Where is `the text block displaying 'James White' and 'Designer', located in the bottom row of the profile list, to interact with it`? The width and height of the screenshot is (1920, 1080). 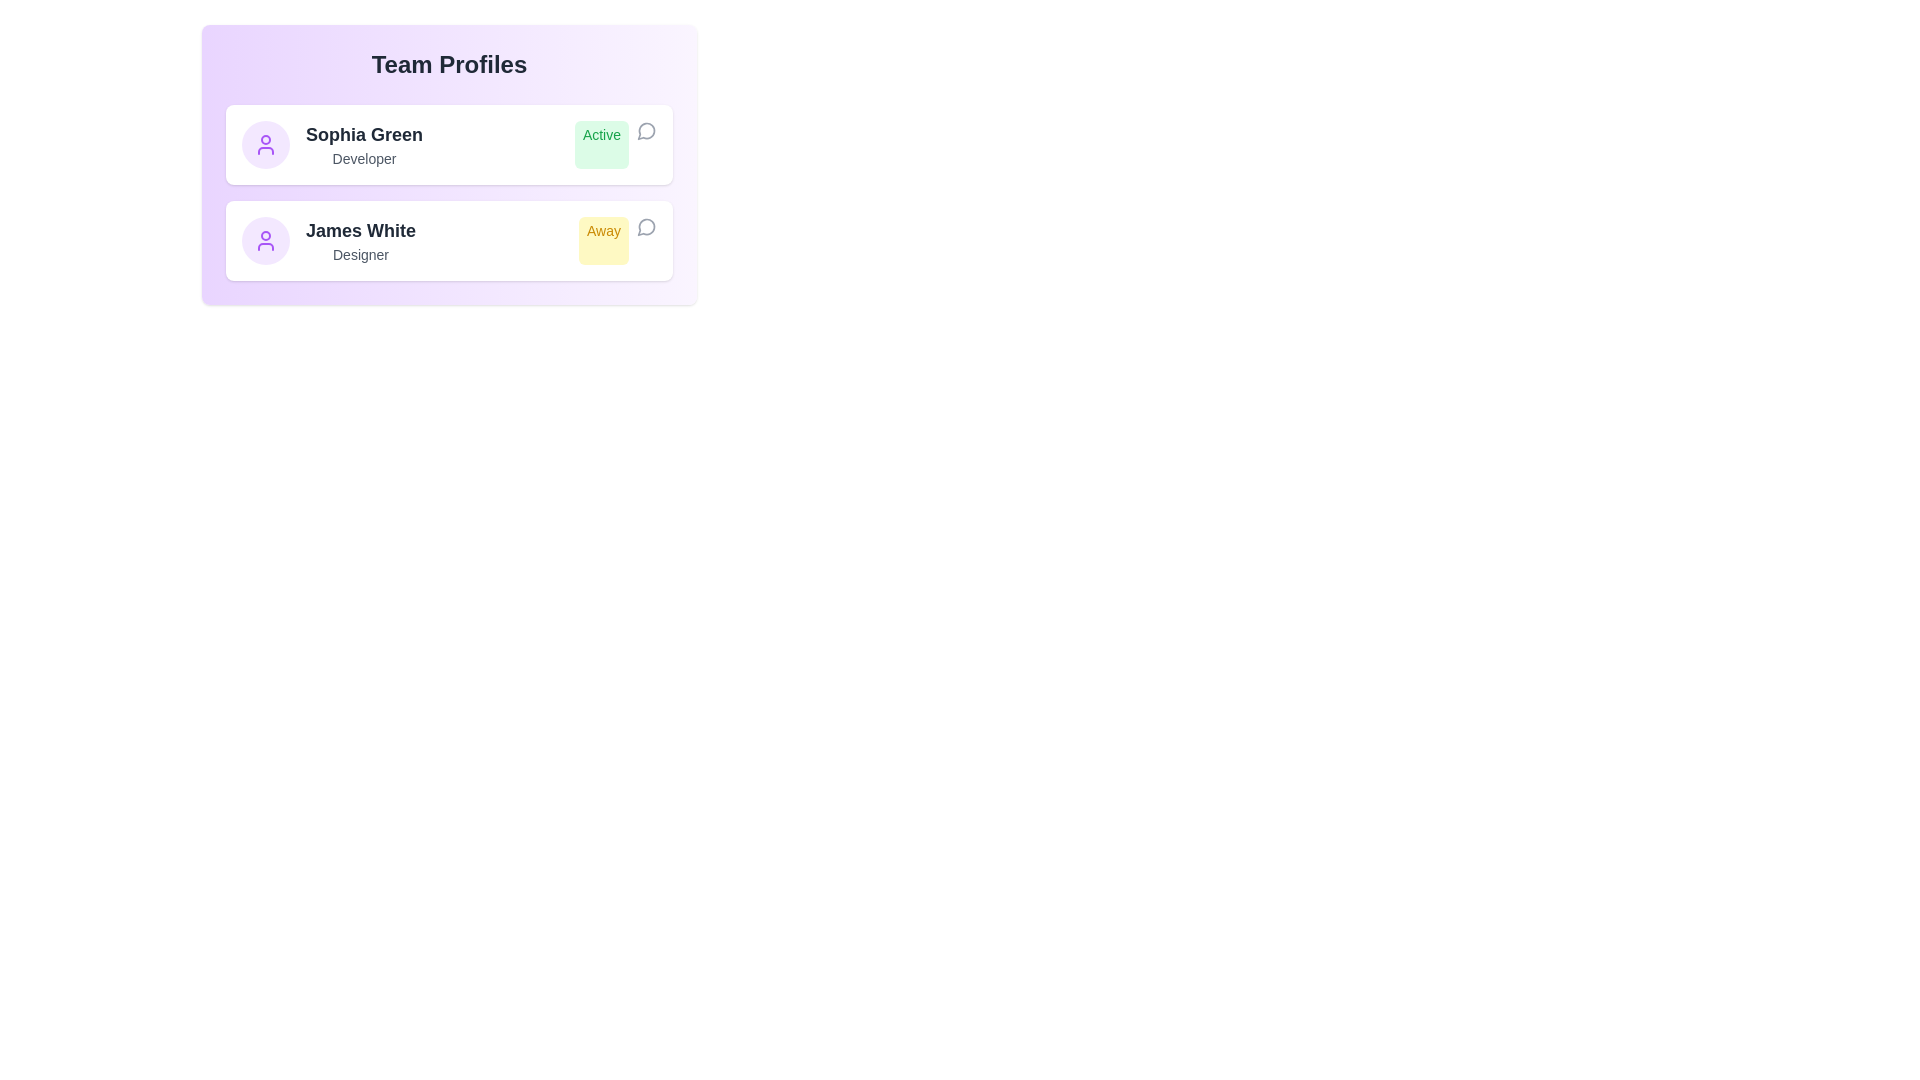 the text block displaying 'James White' and 'Designer', located in the bottom row of the profile list, to interact with it is located at coordinates (360, 239).